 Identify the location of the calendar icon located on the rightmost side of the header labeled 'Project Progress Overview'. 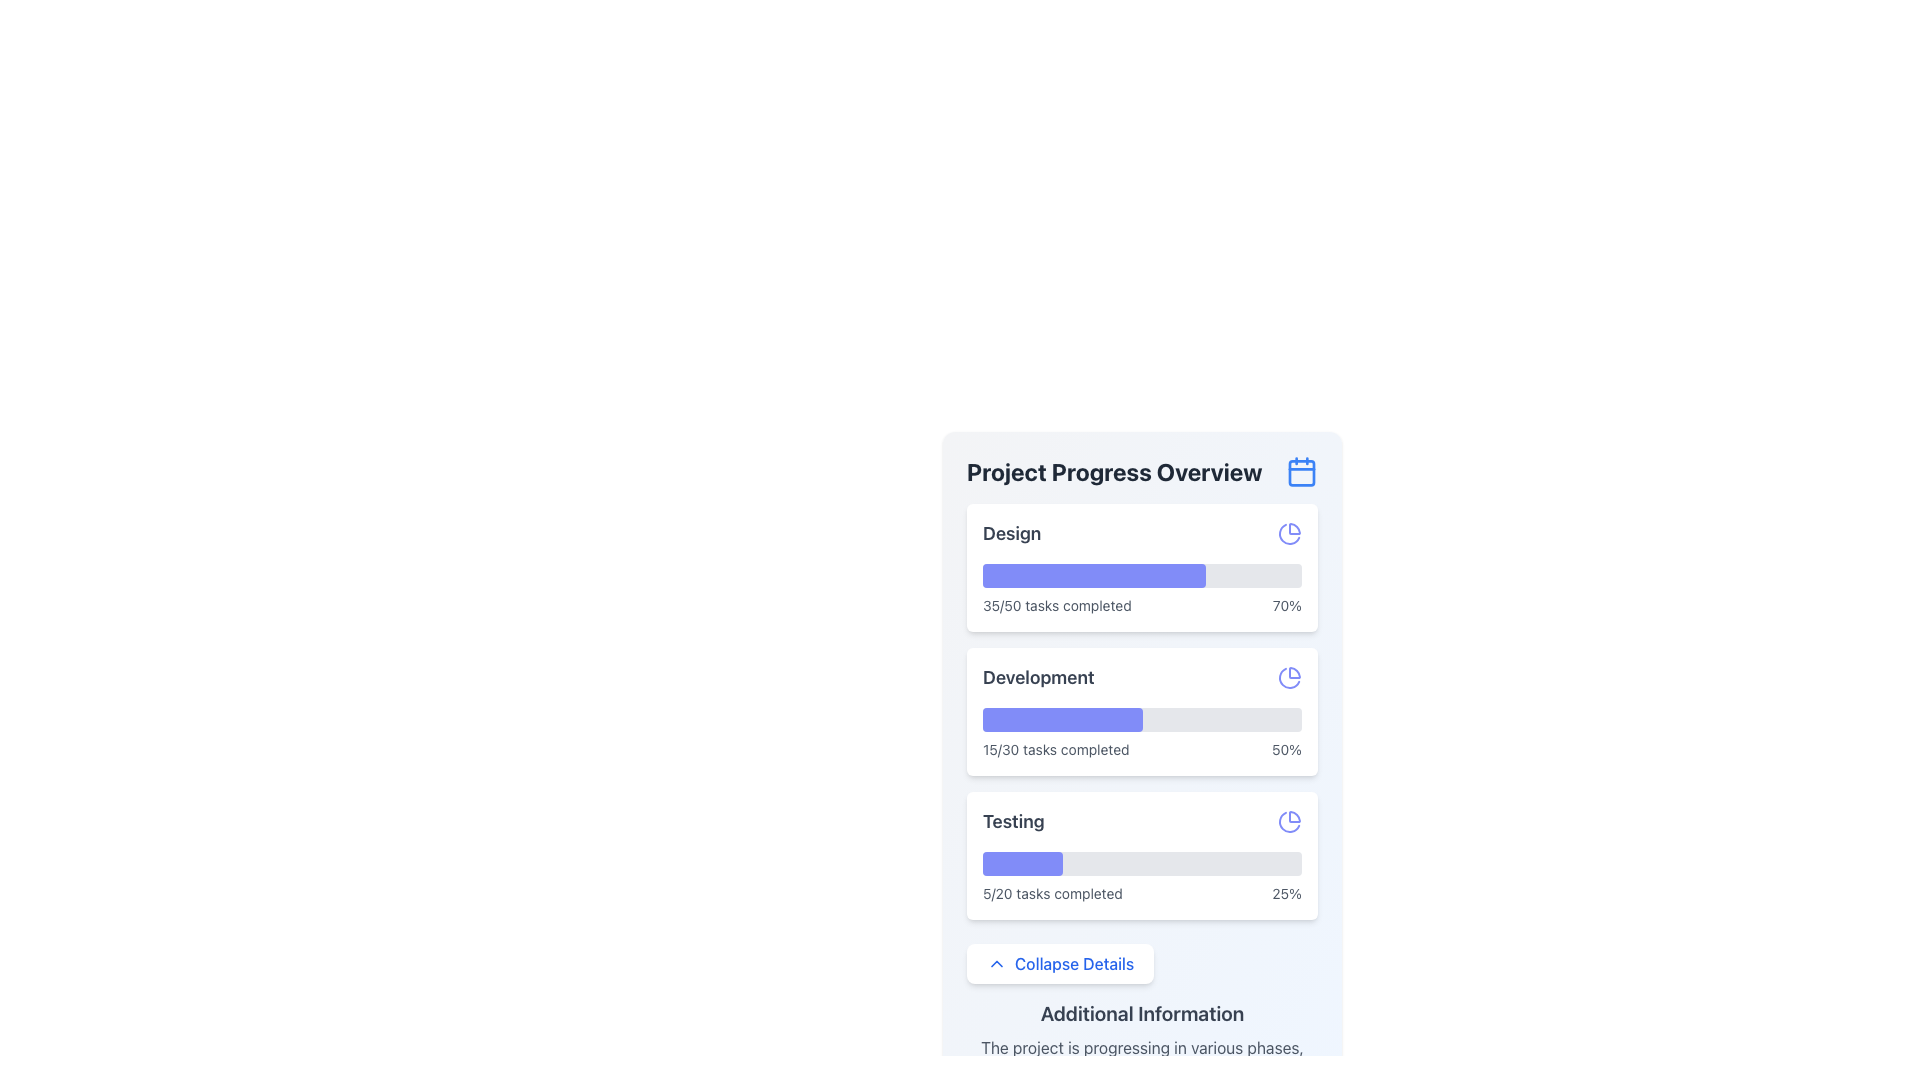
(1301, 471).